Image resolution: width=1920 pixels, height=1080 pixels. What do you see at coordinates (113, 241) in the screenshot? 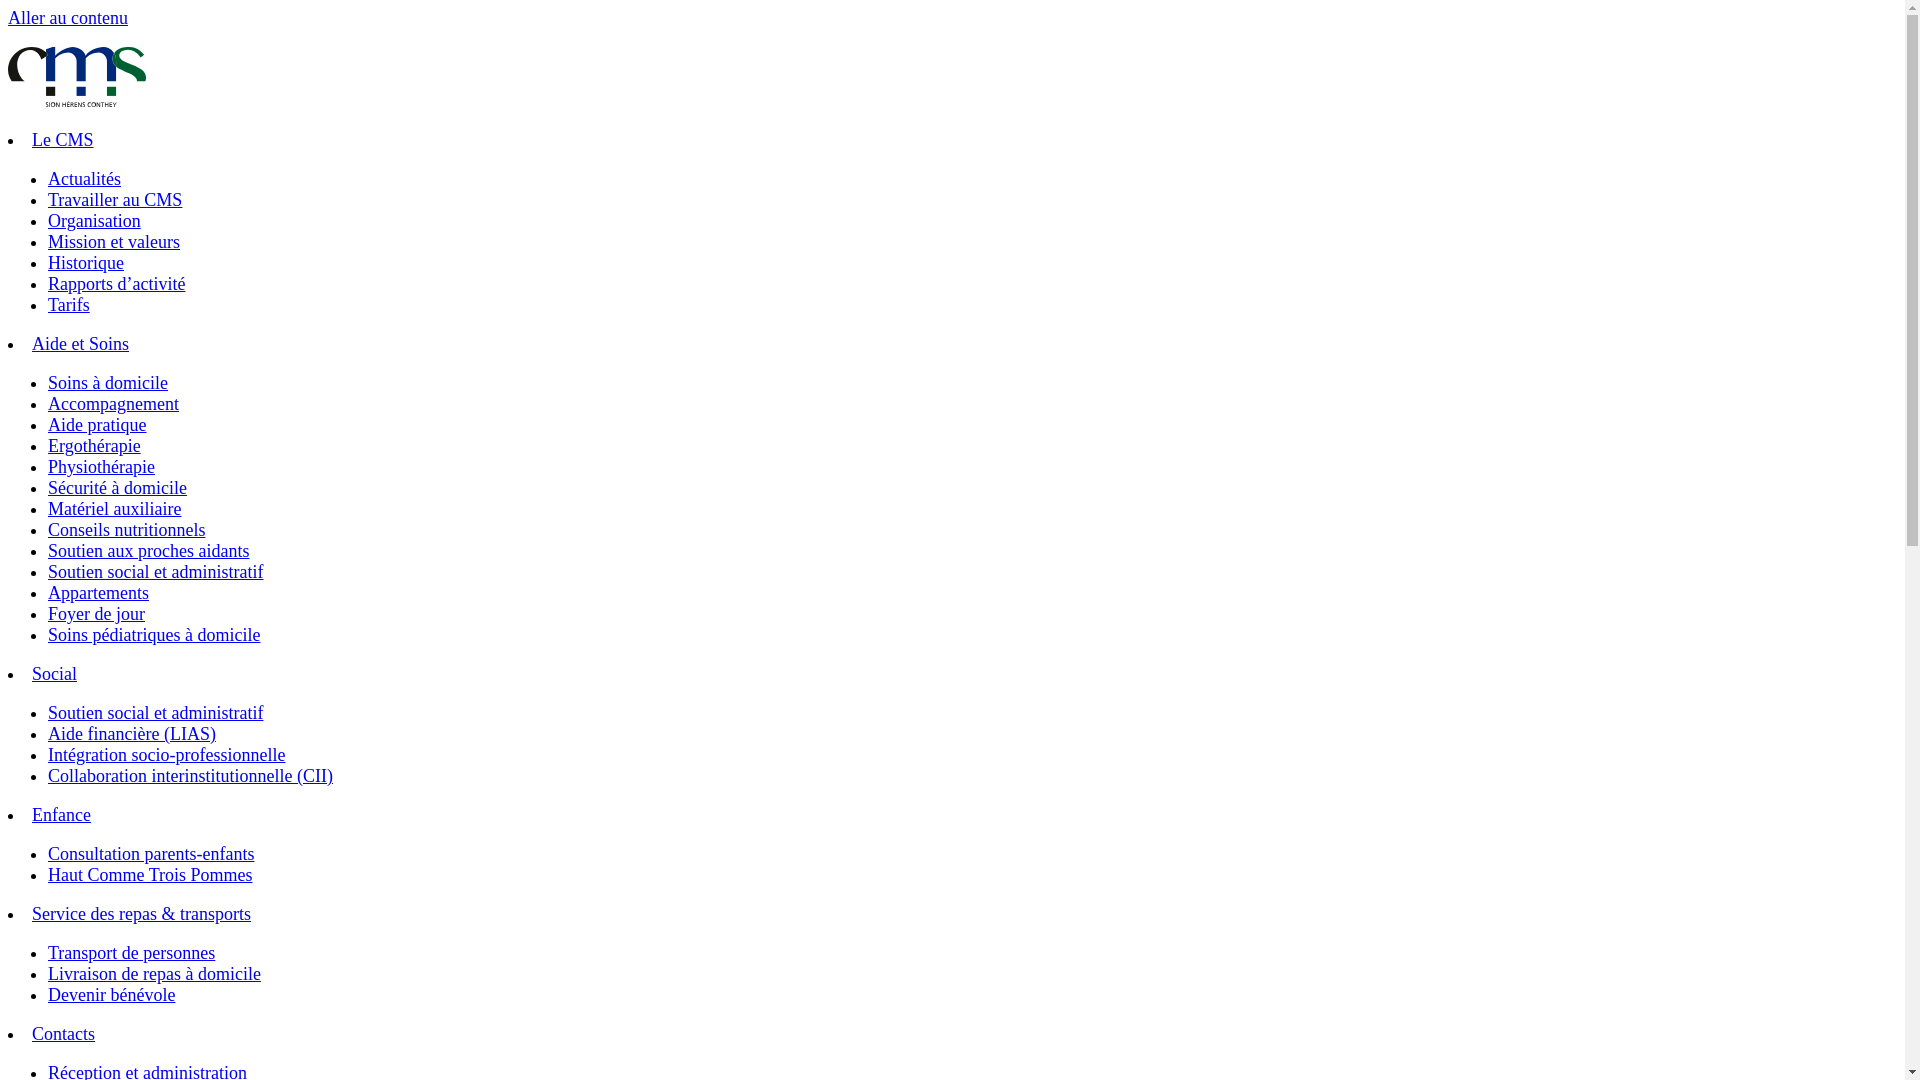
I see `'Mission et valeurs'` at bounding box center [113, 241].